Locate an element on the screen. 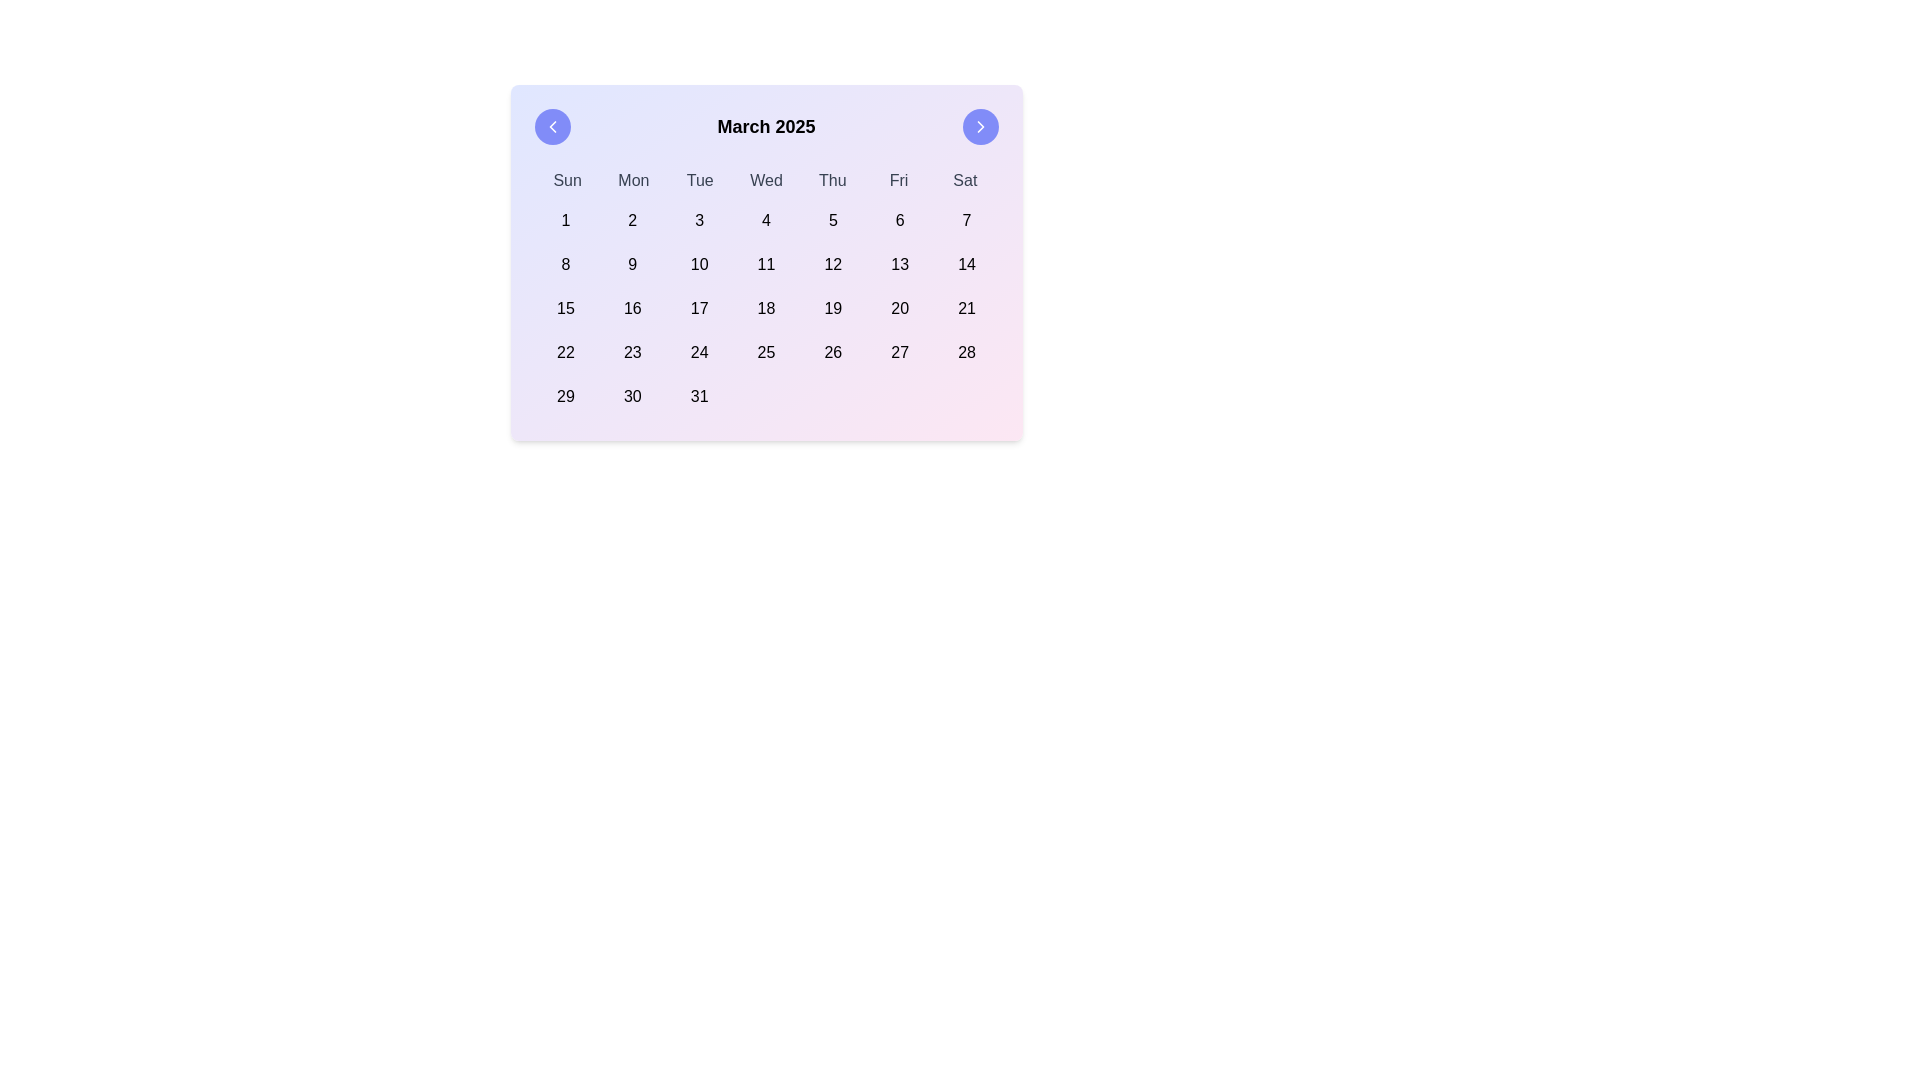  the selectable button for the 28th day in the calendar grid is located at coordinates (967, 352).